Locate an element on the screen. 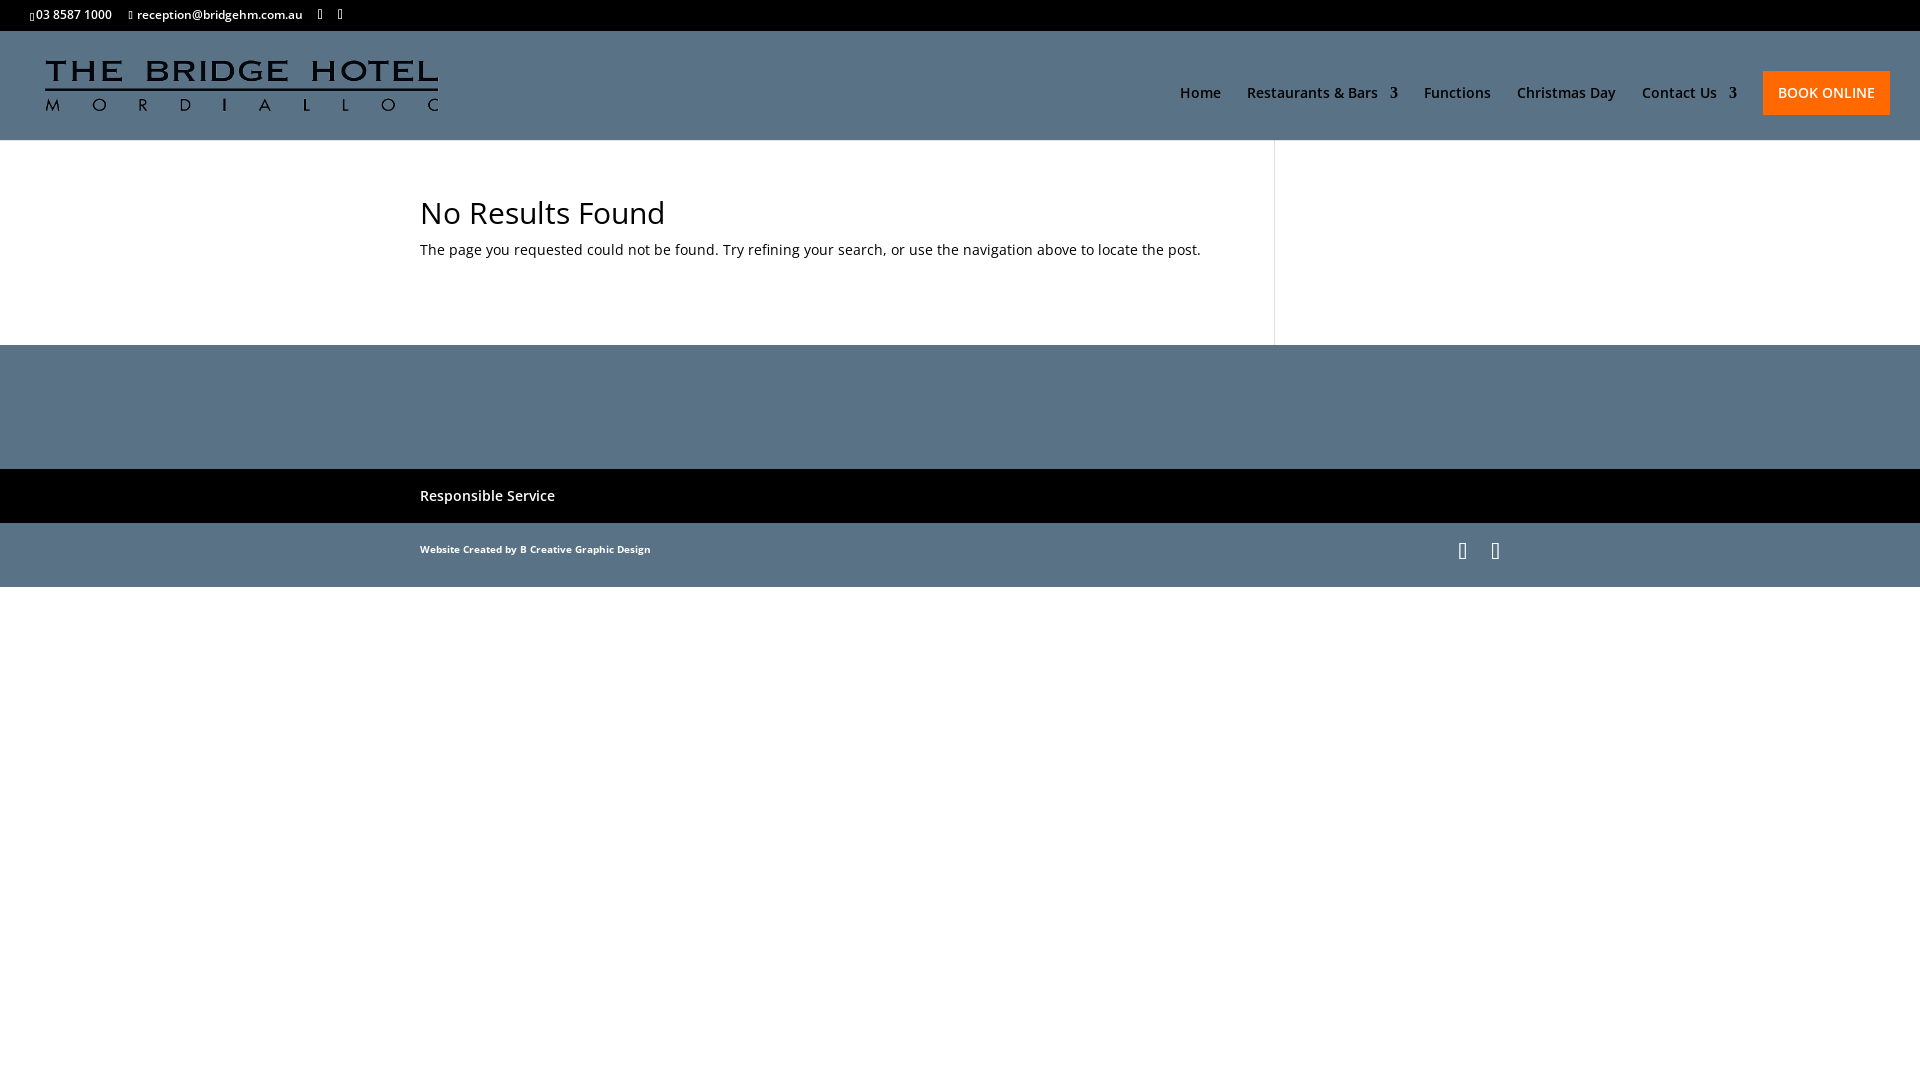 The image size is (1920, 1080). 'BOOK ONLINE' is located at coordinates (1826, 92).